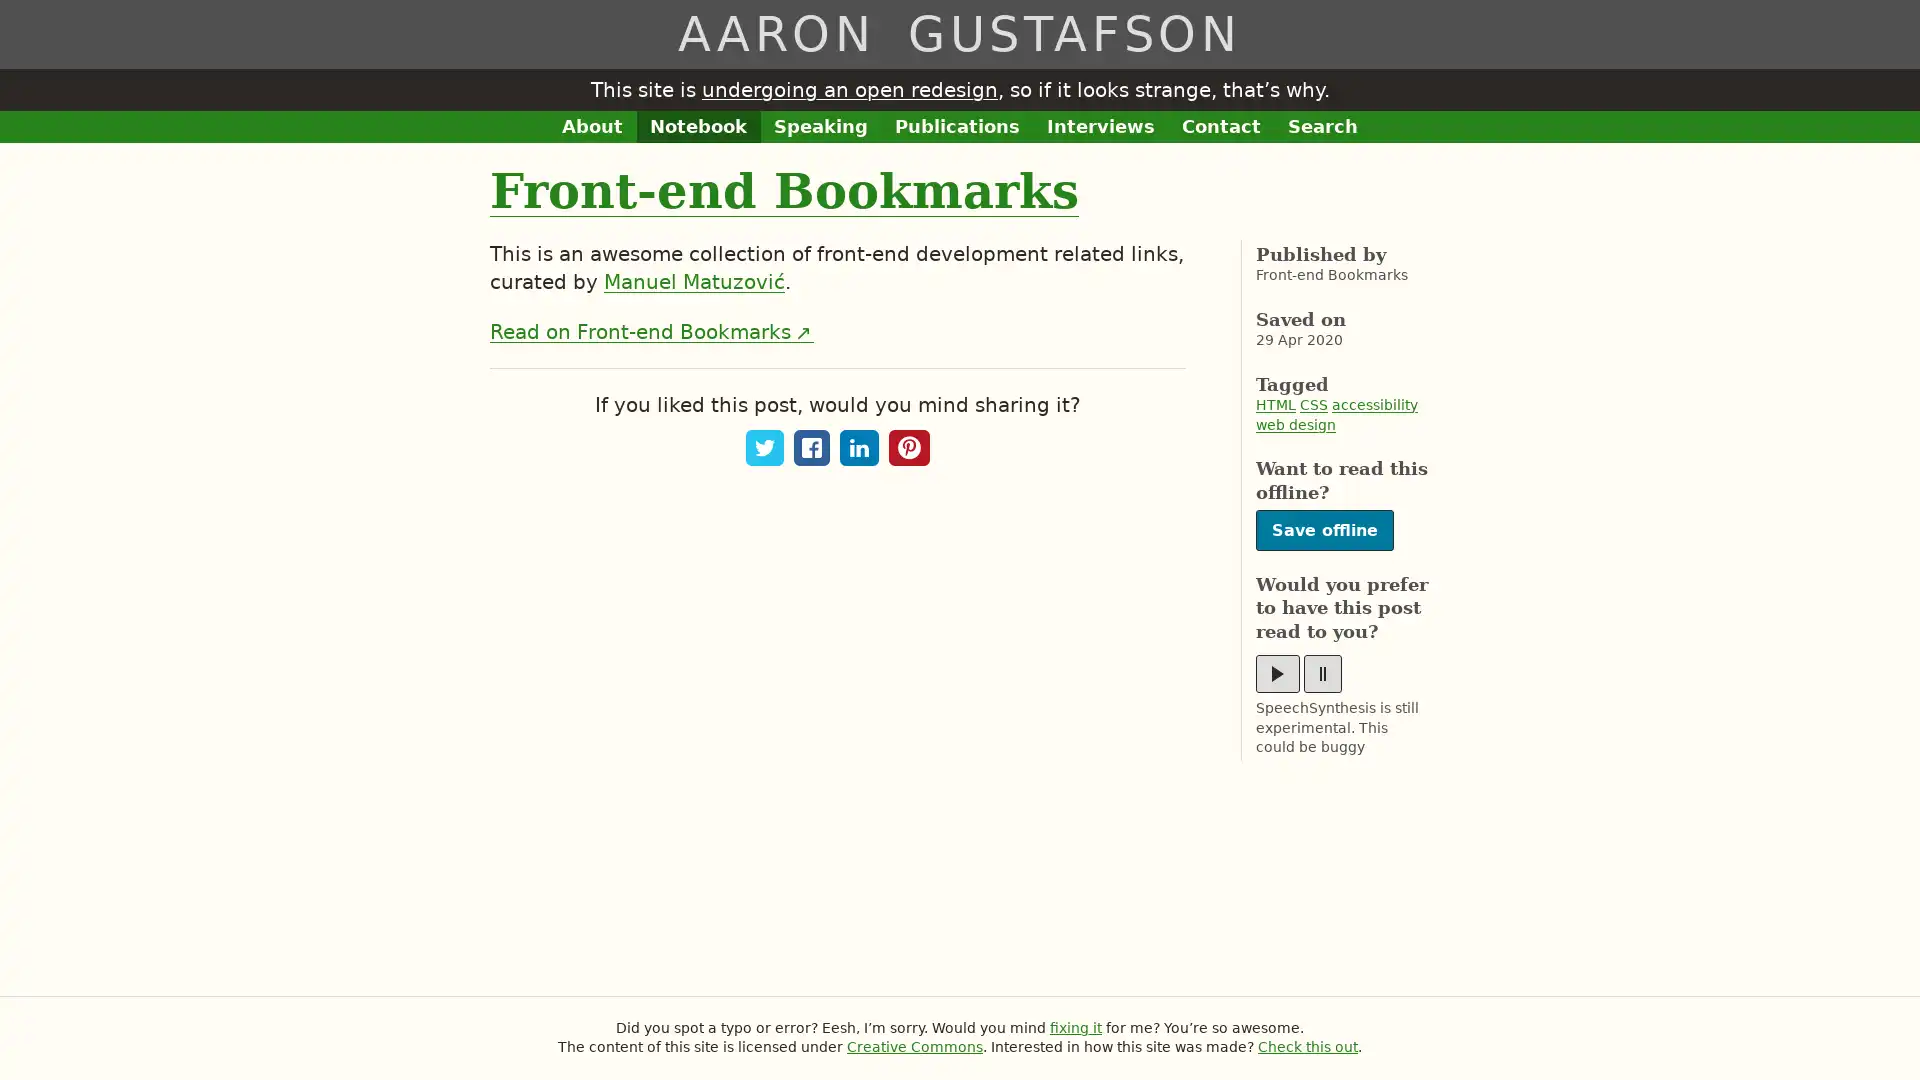 The width and height of the screenshot is (1920, 1080). Describe the element at coordinates (1323, 674) in the screenshot. I see `Pause` at that location.